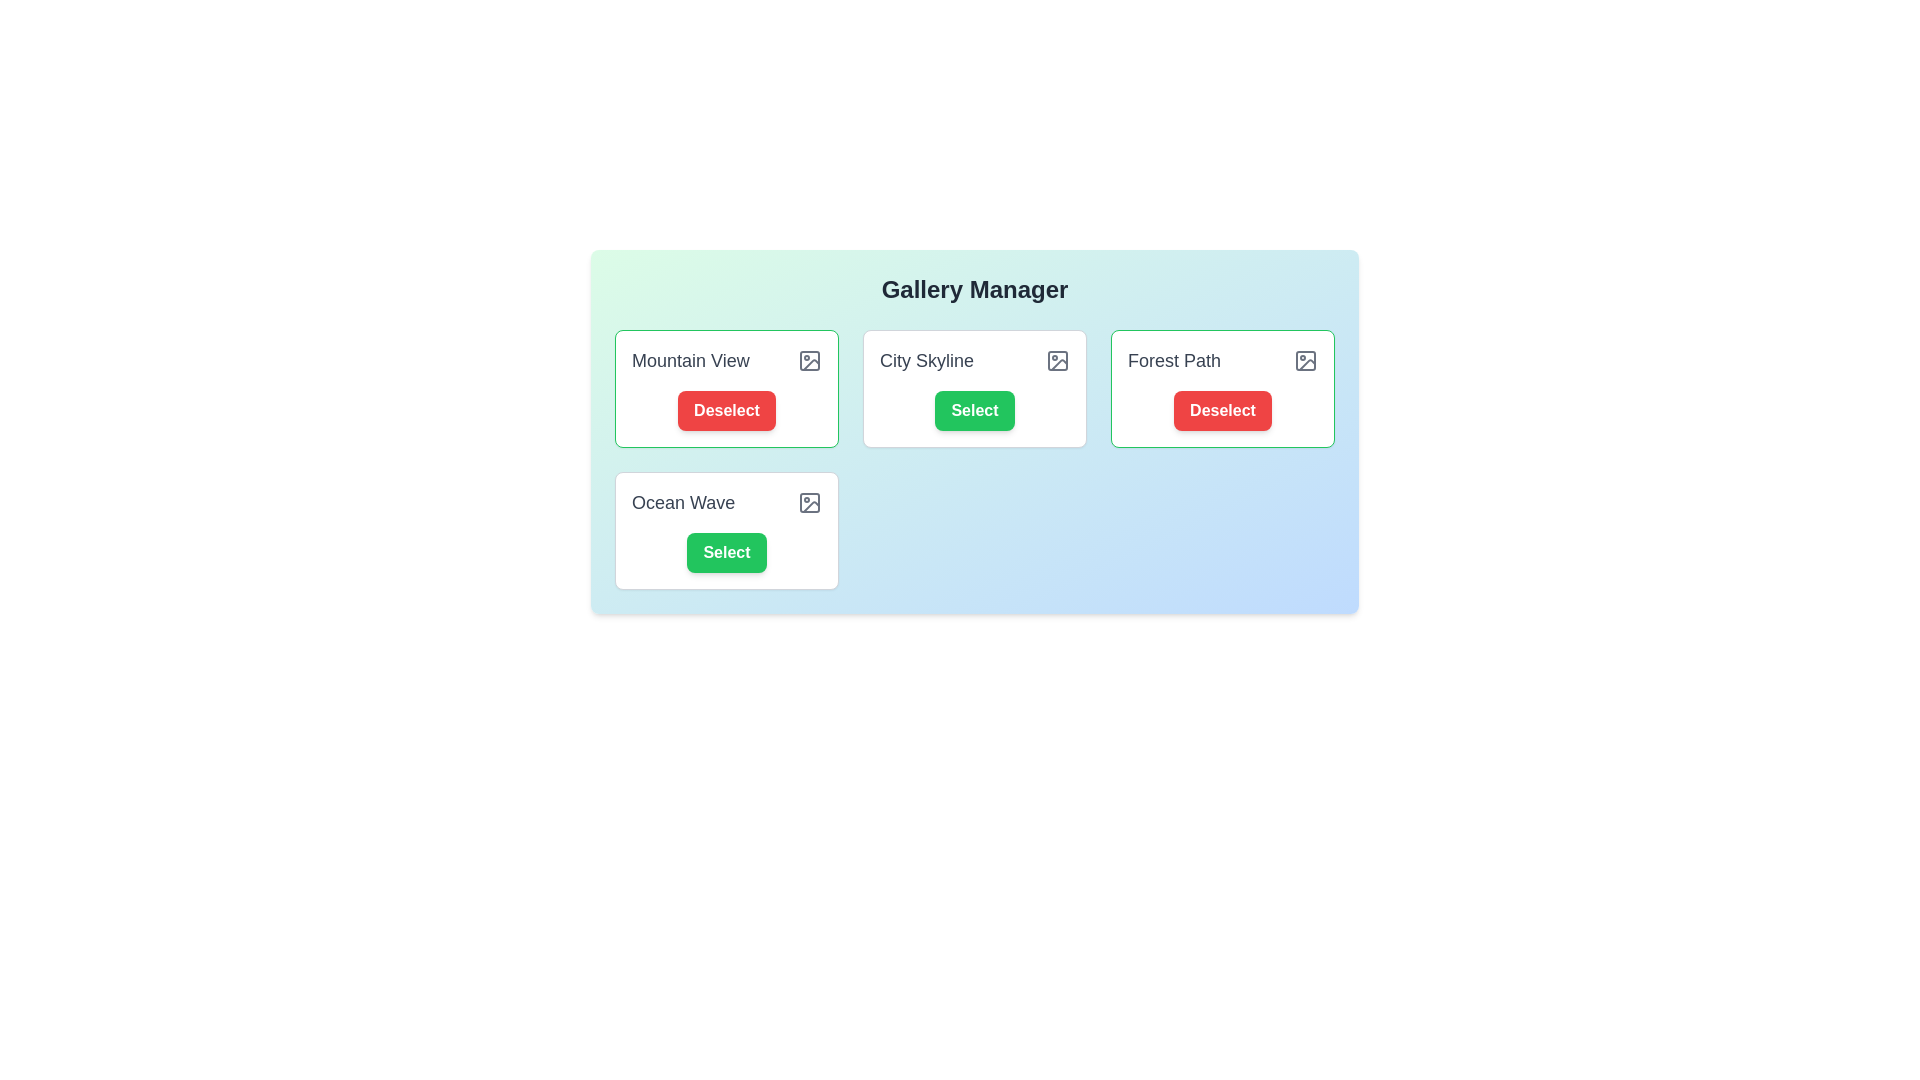 This screenshot has height=1080, width=1920. Describe the element at coordinates (810, 501) in the screenshot. I see `the image icon for the photo entry titled 'Ocean Wave'` at that location.